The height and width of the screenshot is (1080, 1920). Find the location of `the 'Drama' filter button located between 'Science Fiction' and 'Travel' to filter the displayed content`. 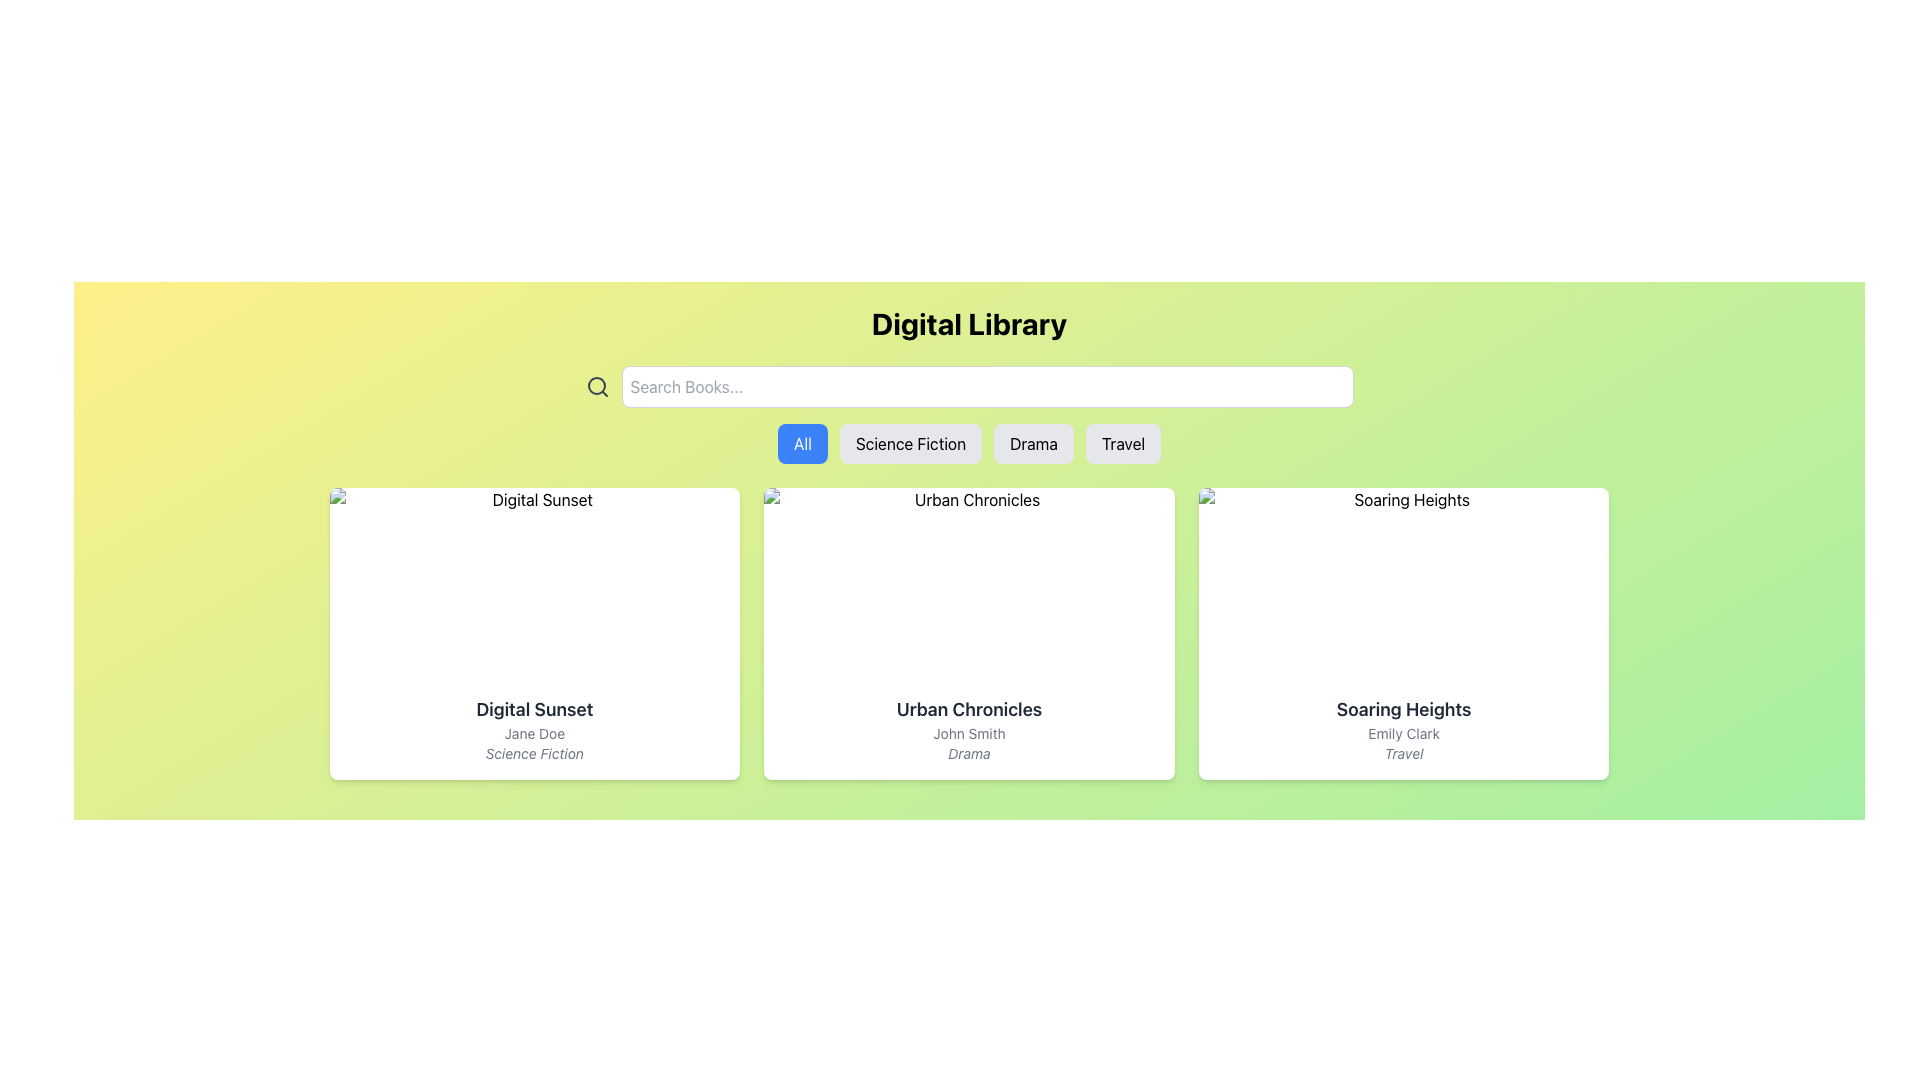

the 'Drama' filter button located between 'Science Fiction' and 'Travel' to filter the displayed content is located at coordinates (1033, 442).